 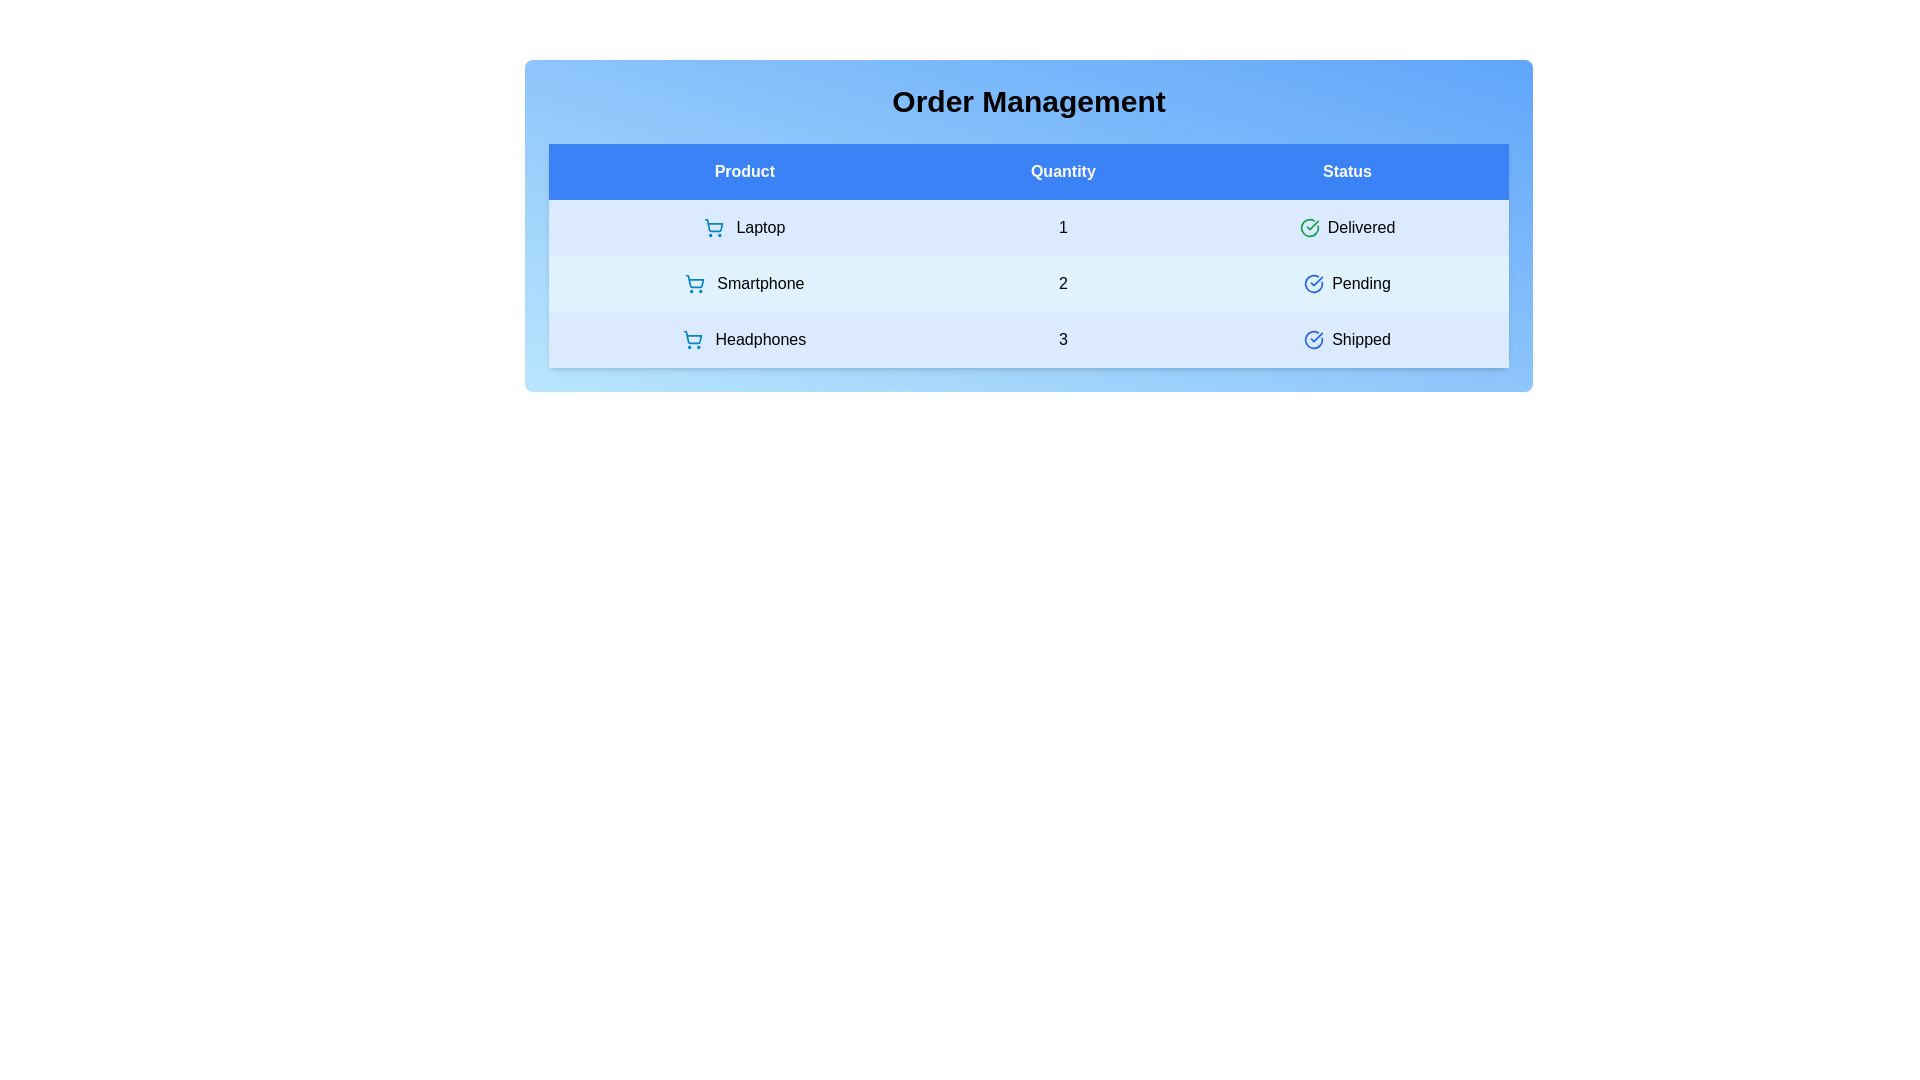 I want to click on the header title 'Quantity' to sort the table by that column, so click(x=1062, y=171).